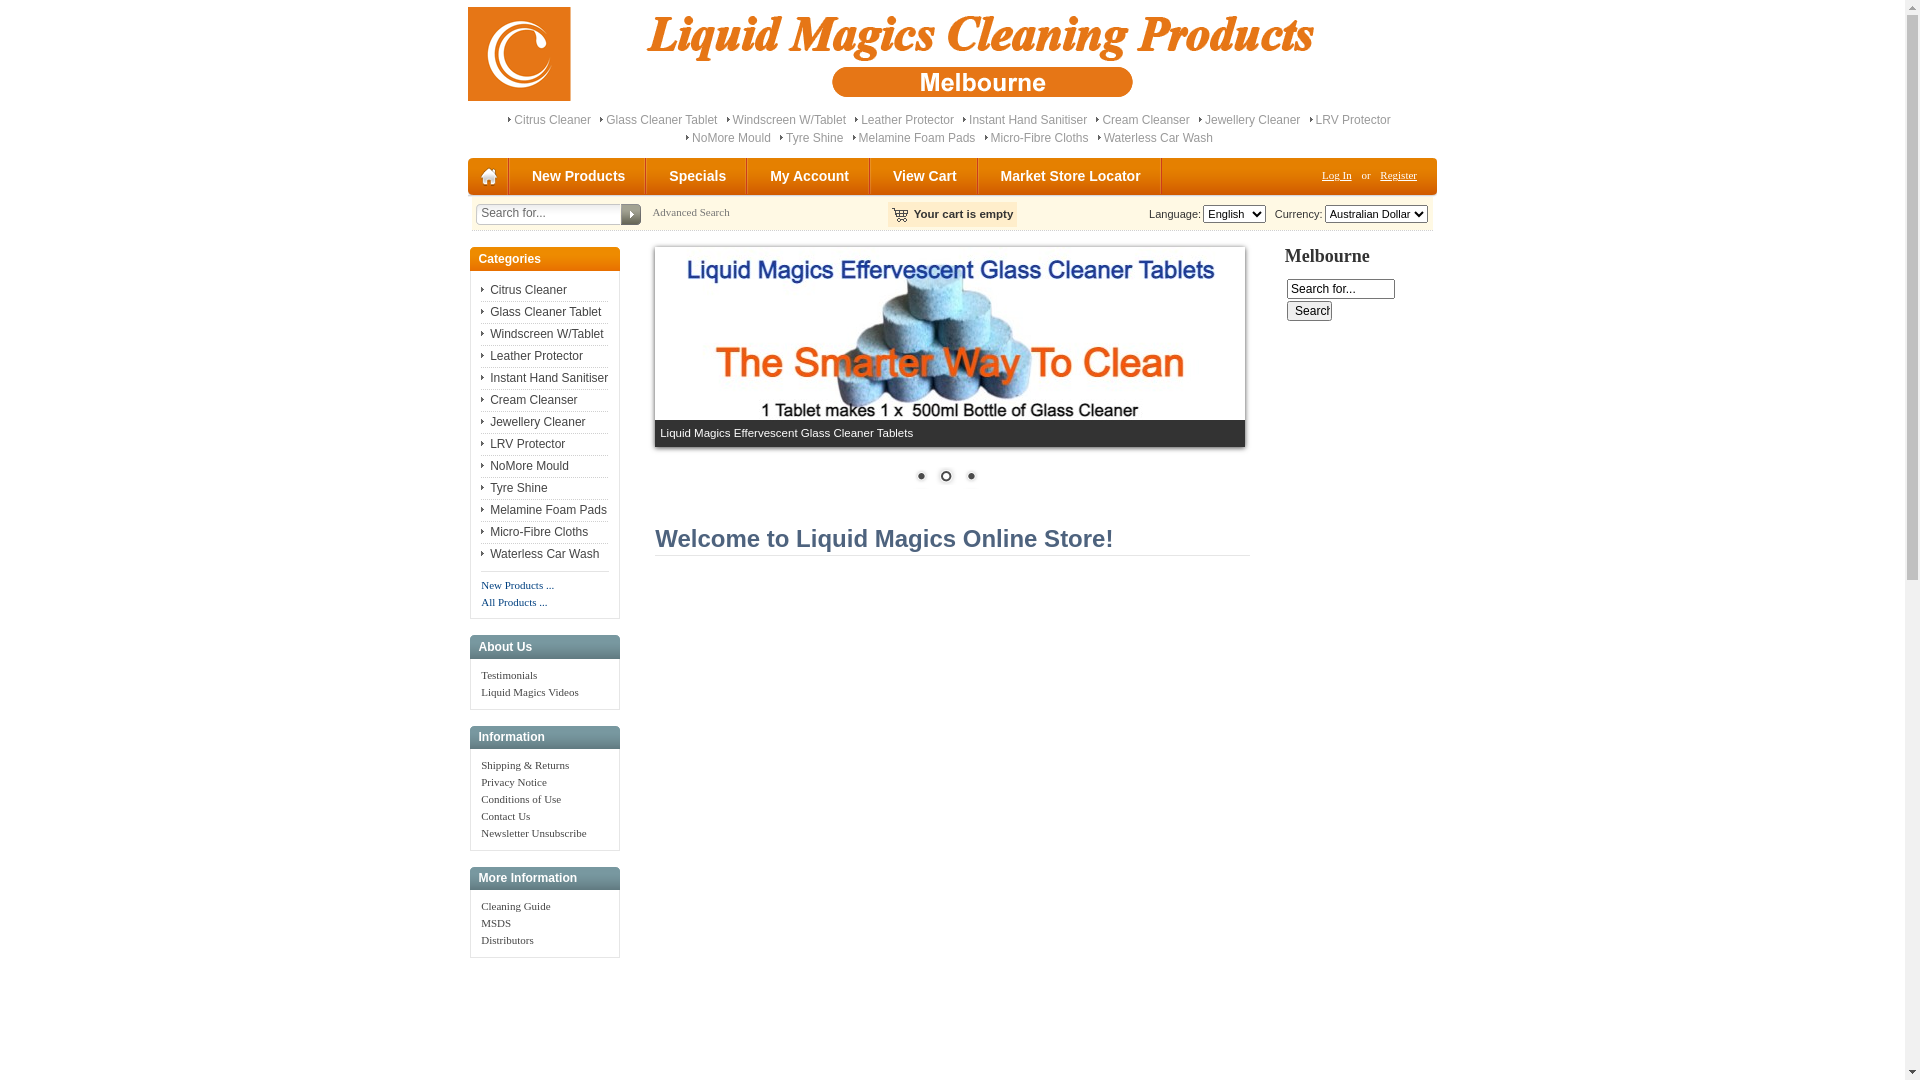 The height and width of the screenshot is (1080, 1920). I want to click on 'My Account', so click(810, 175).